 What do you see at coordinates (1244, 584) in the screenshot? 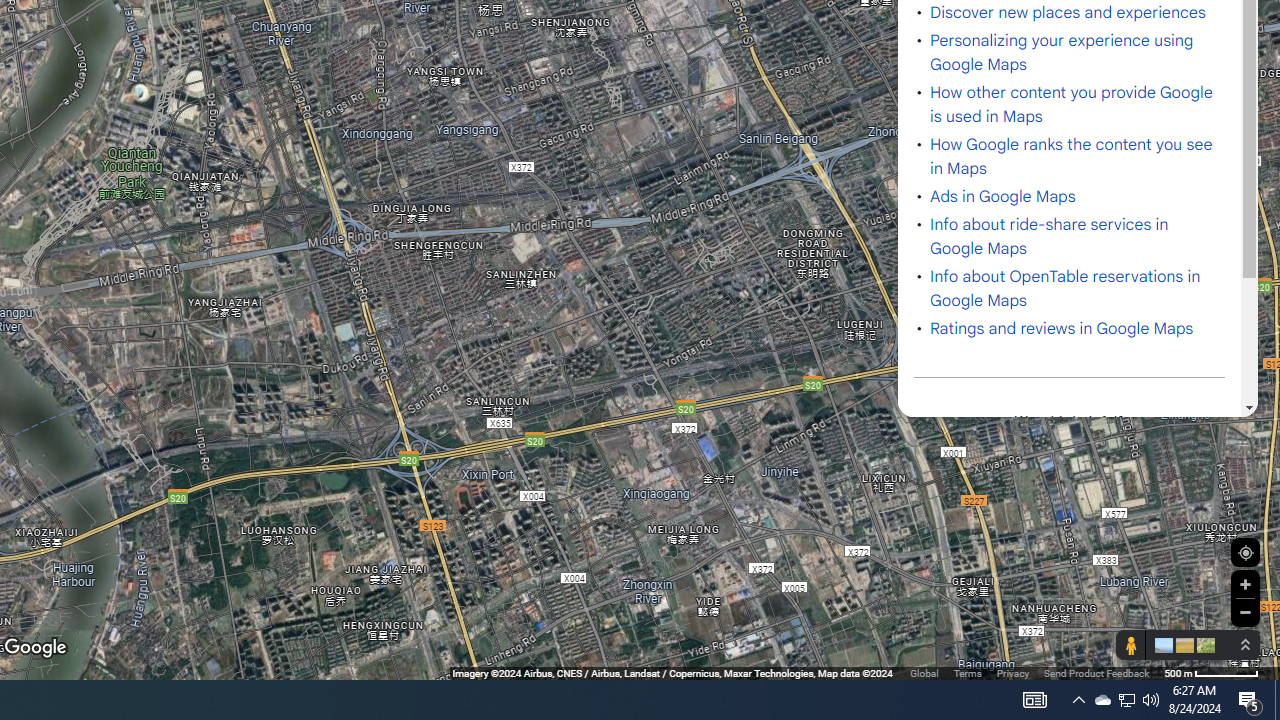
I see `'Zoom in'` at bounding box center [1244, 584].